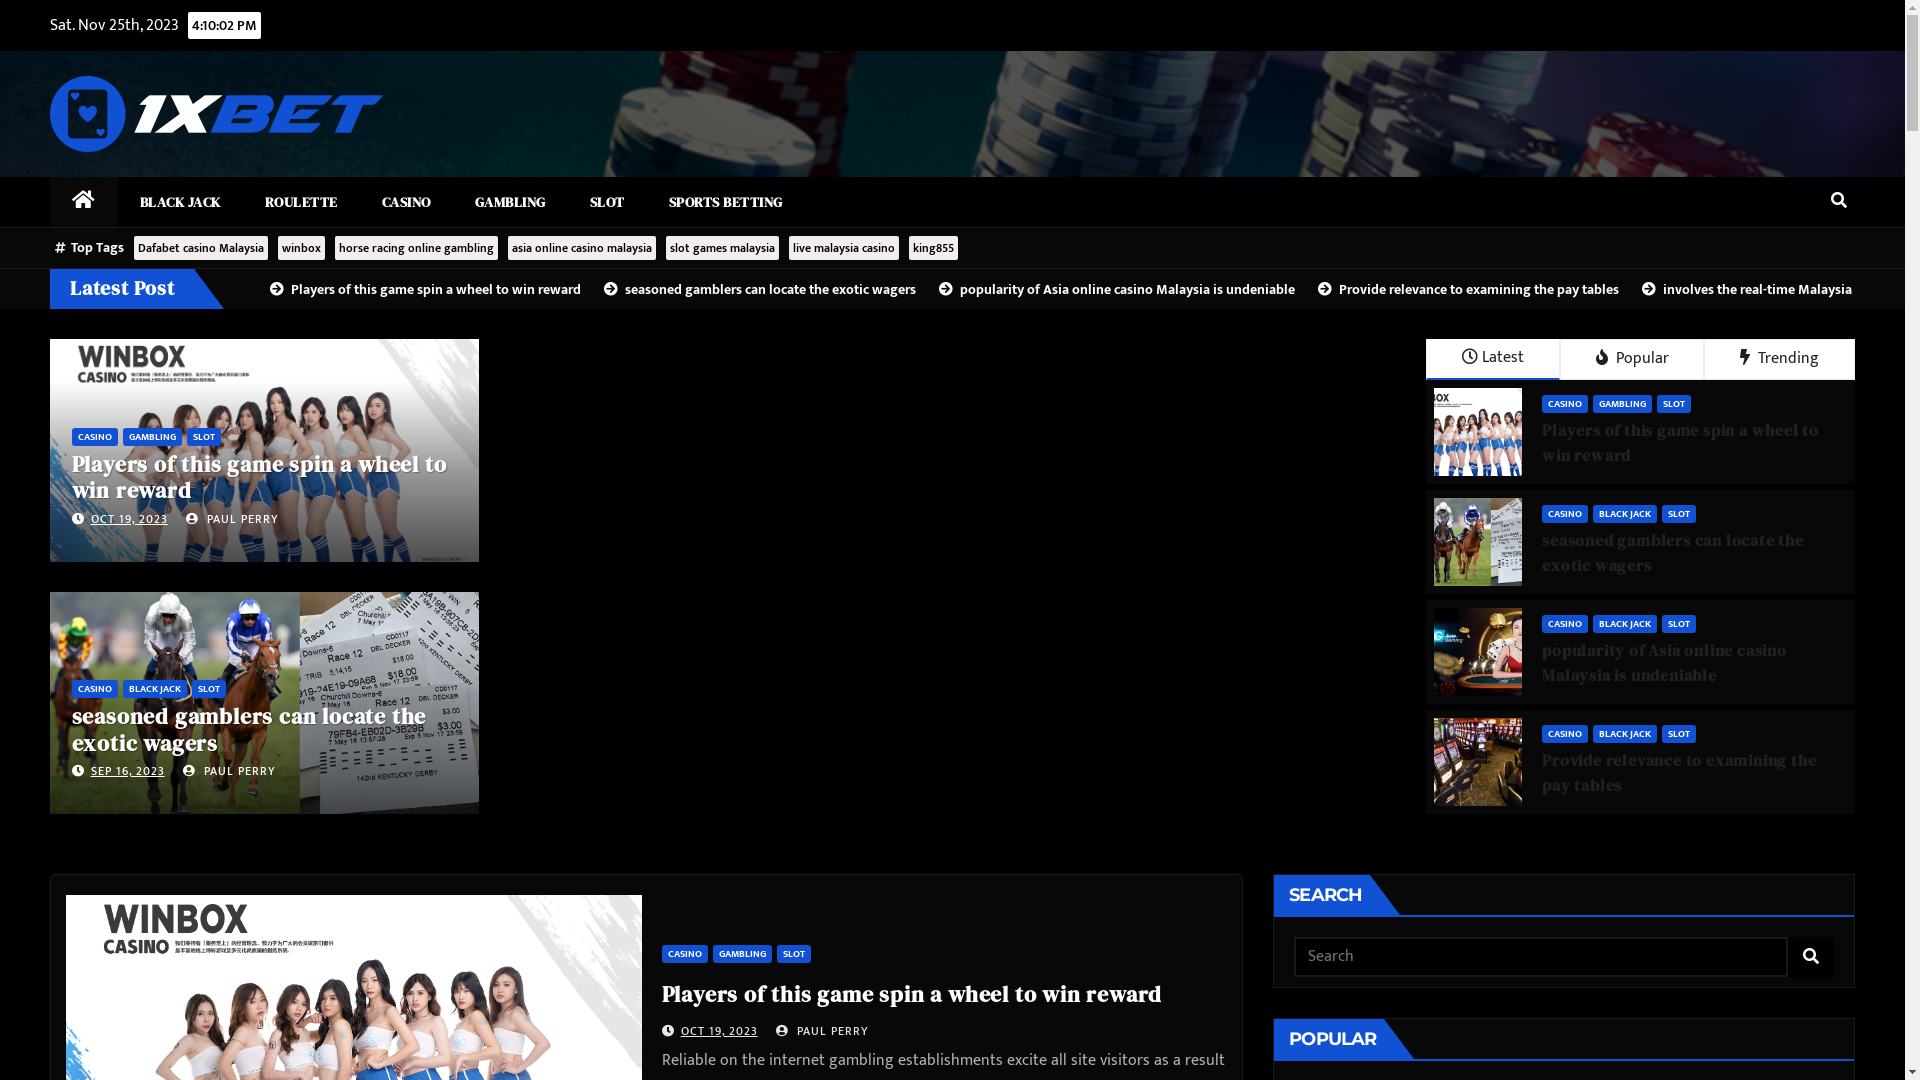 This screenshot has height=1080, width=1920. What do you see at coordinates (1703, 358) in the screenshot?
I see `'Trending'` at bounding box center [1703, 358].